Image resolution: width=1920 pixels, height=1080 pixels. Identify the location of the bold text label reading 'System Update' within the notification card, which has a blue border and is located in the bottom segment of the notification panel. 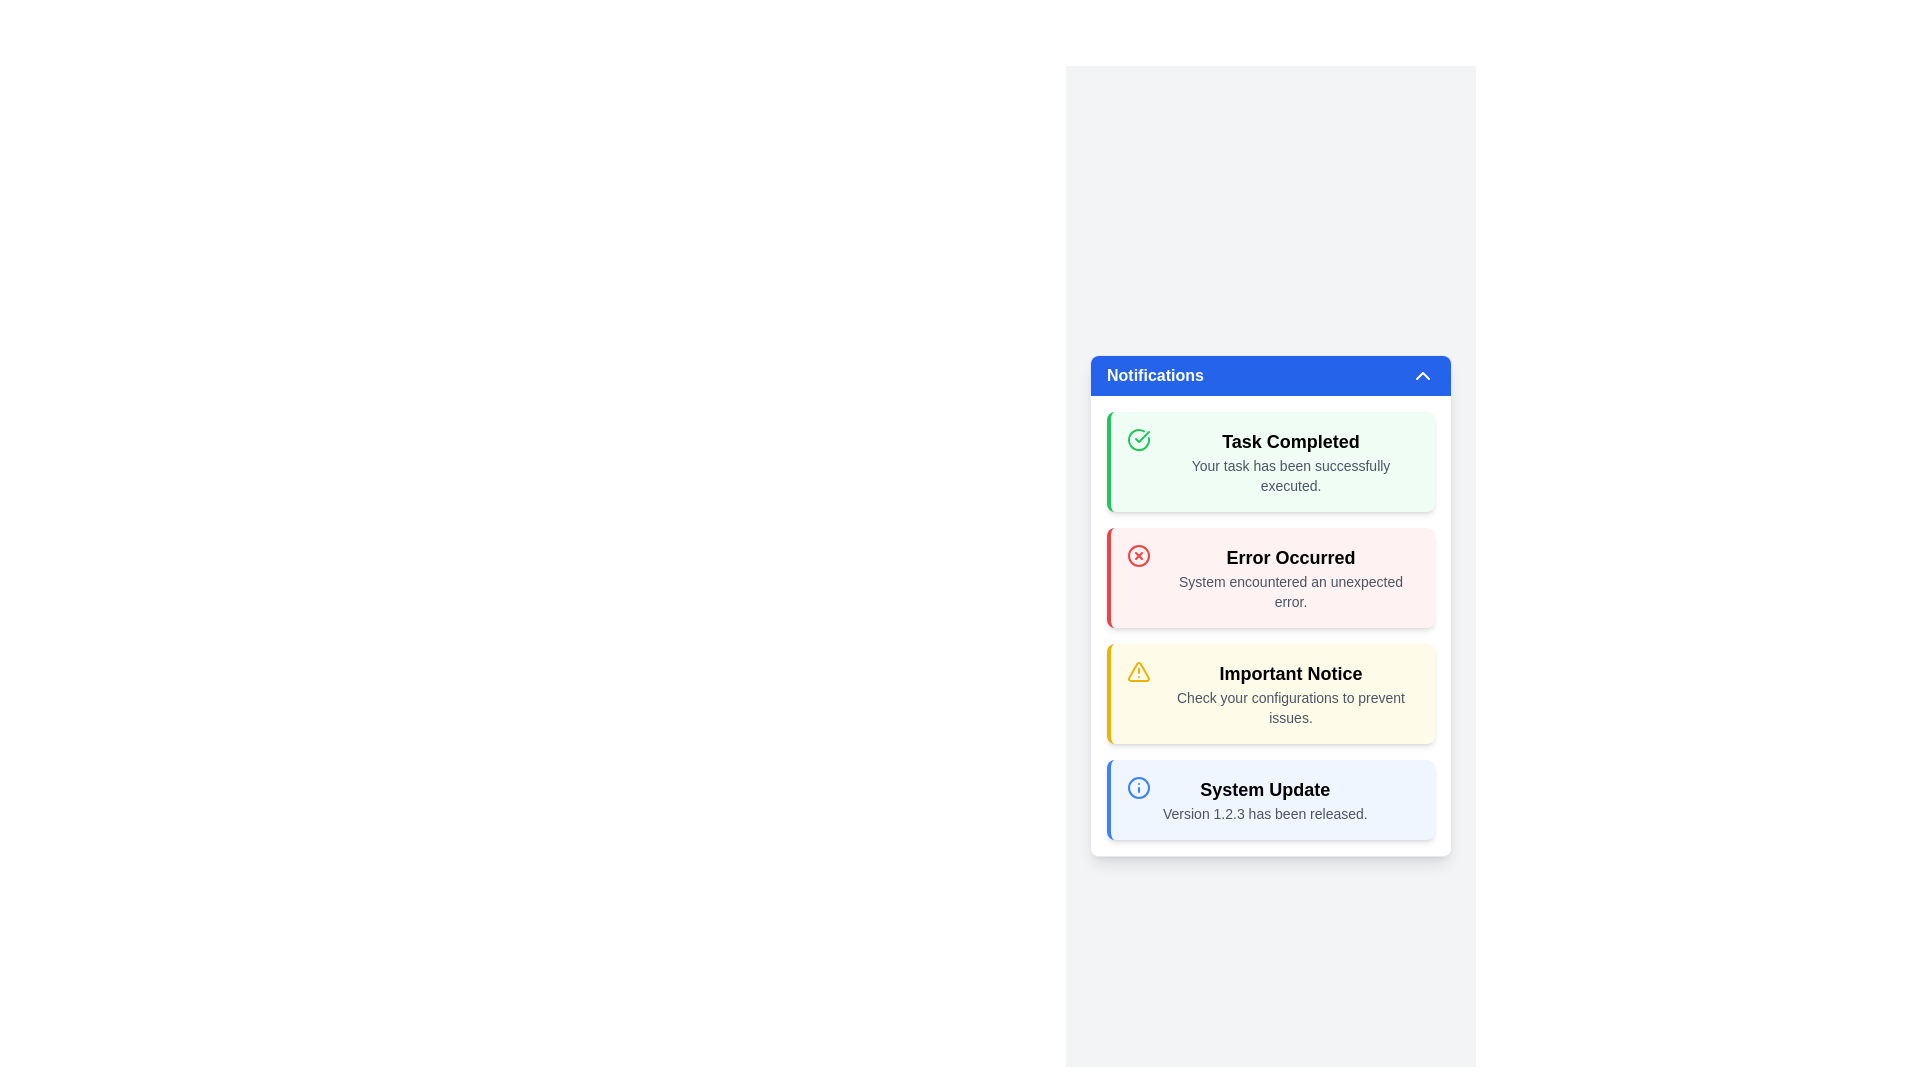
(1264, 789).